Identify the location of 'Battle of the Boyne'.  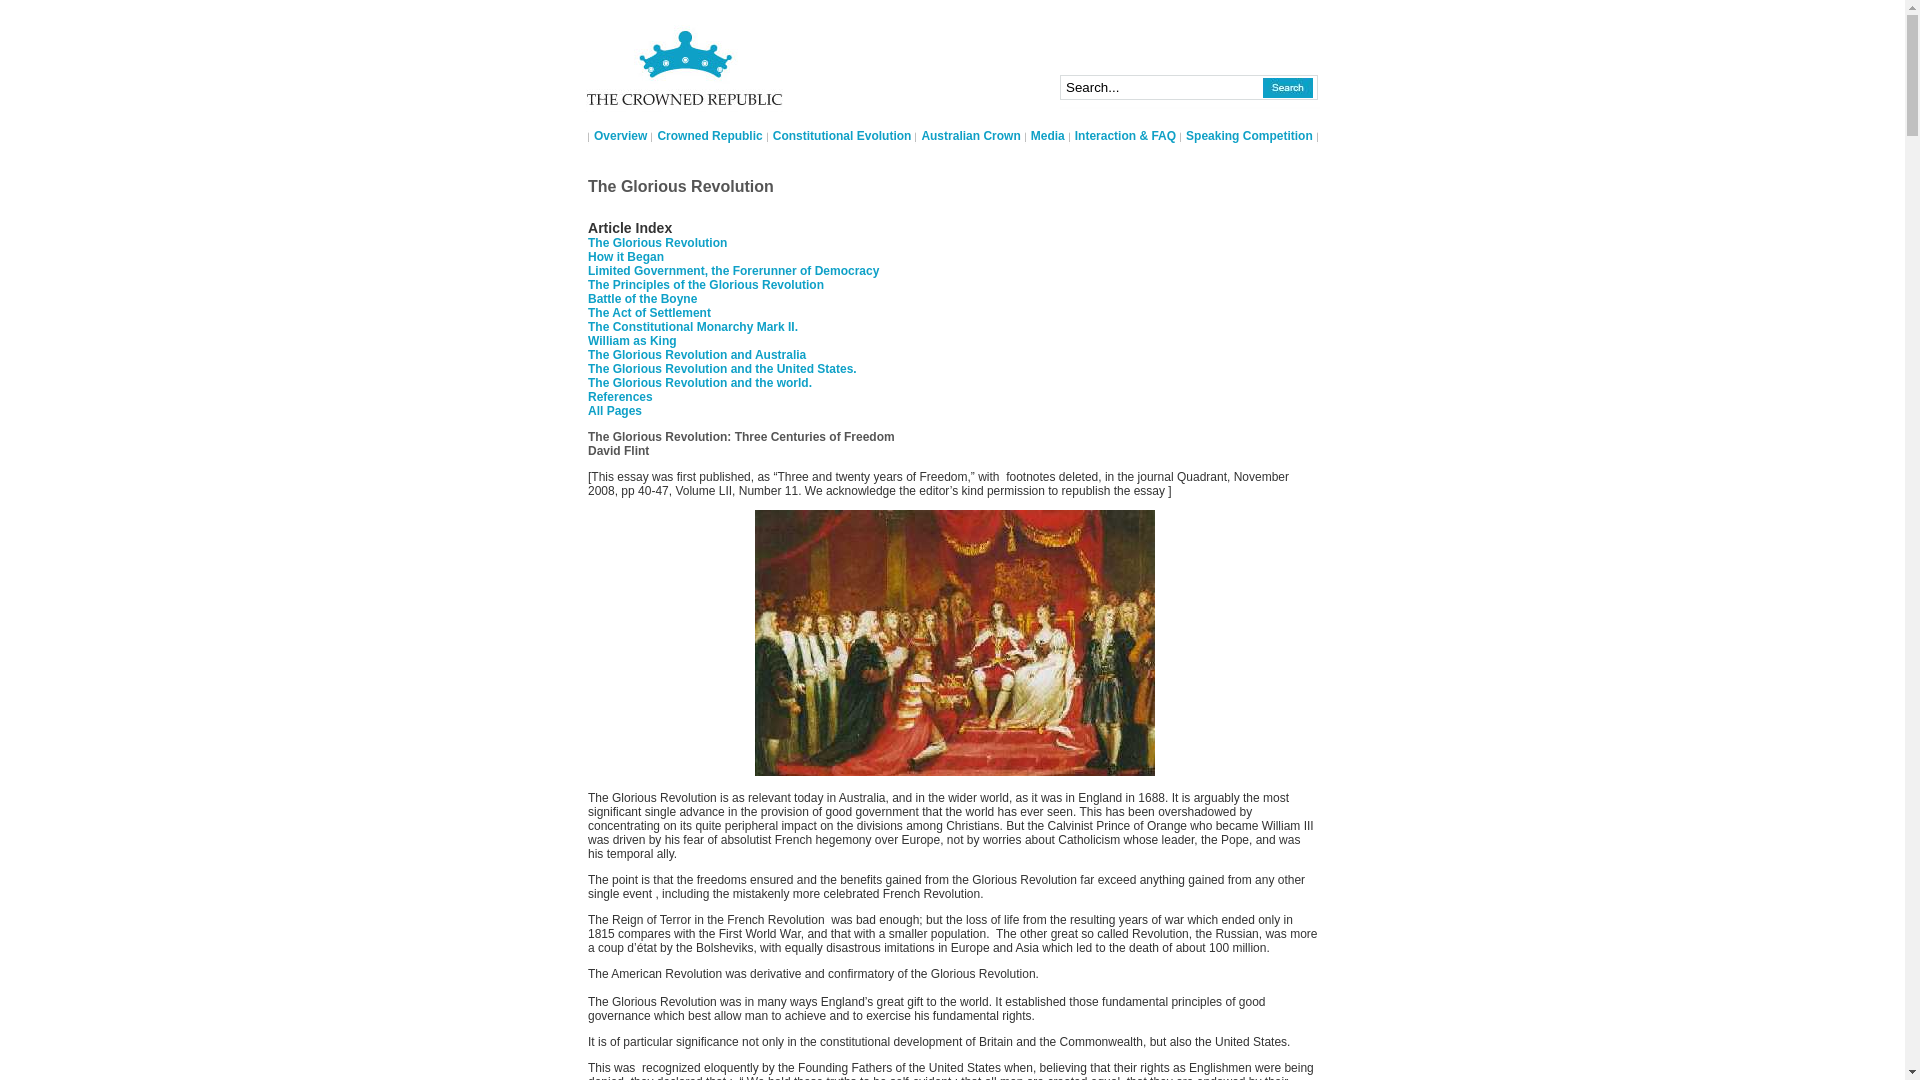
(642, 299).